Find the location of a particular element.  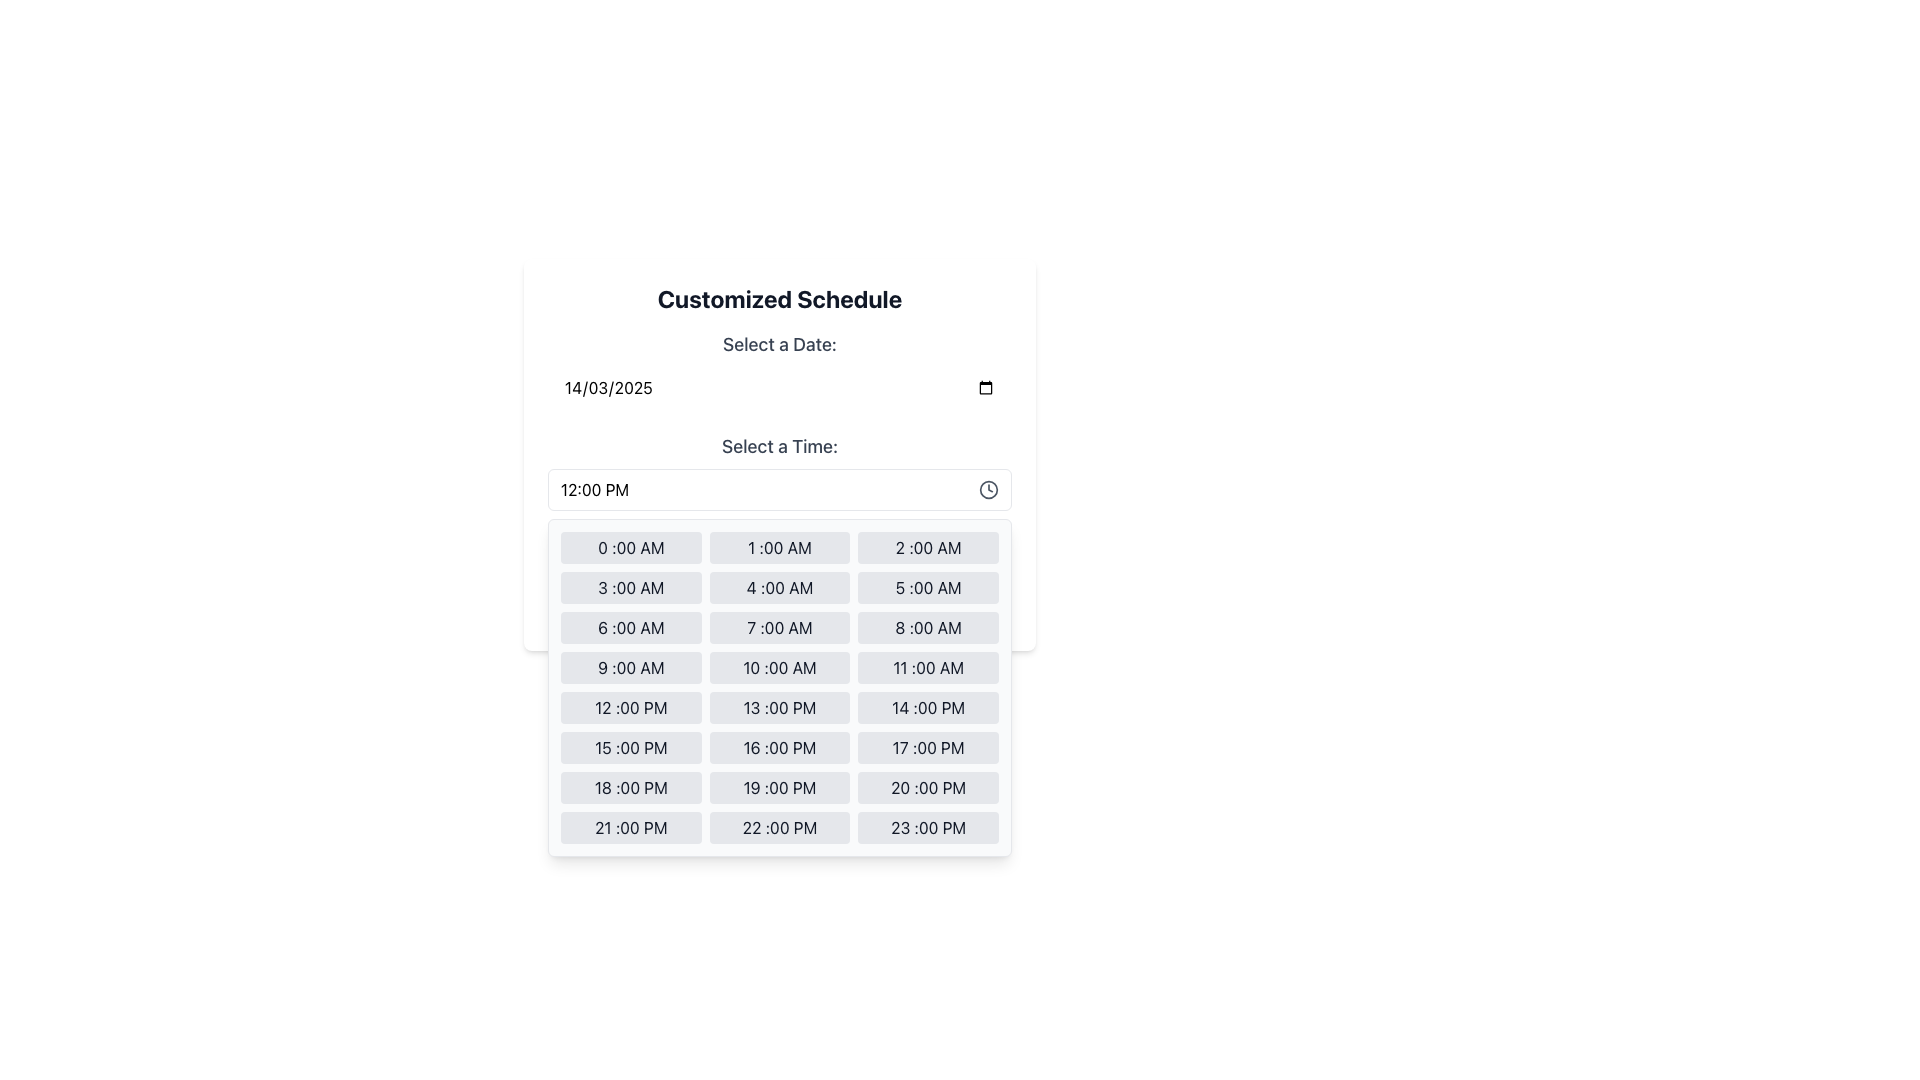

the selectable time slot button for '1:00 AM' in the time picker interface is located at coordinates (778, 547).